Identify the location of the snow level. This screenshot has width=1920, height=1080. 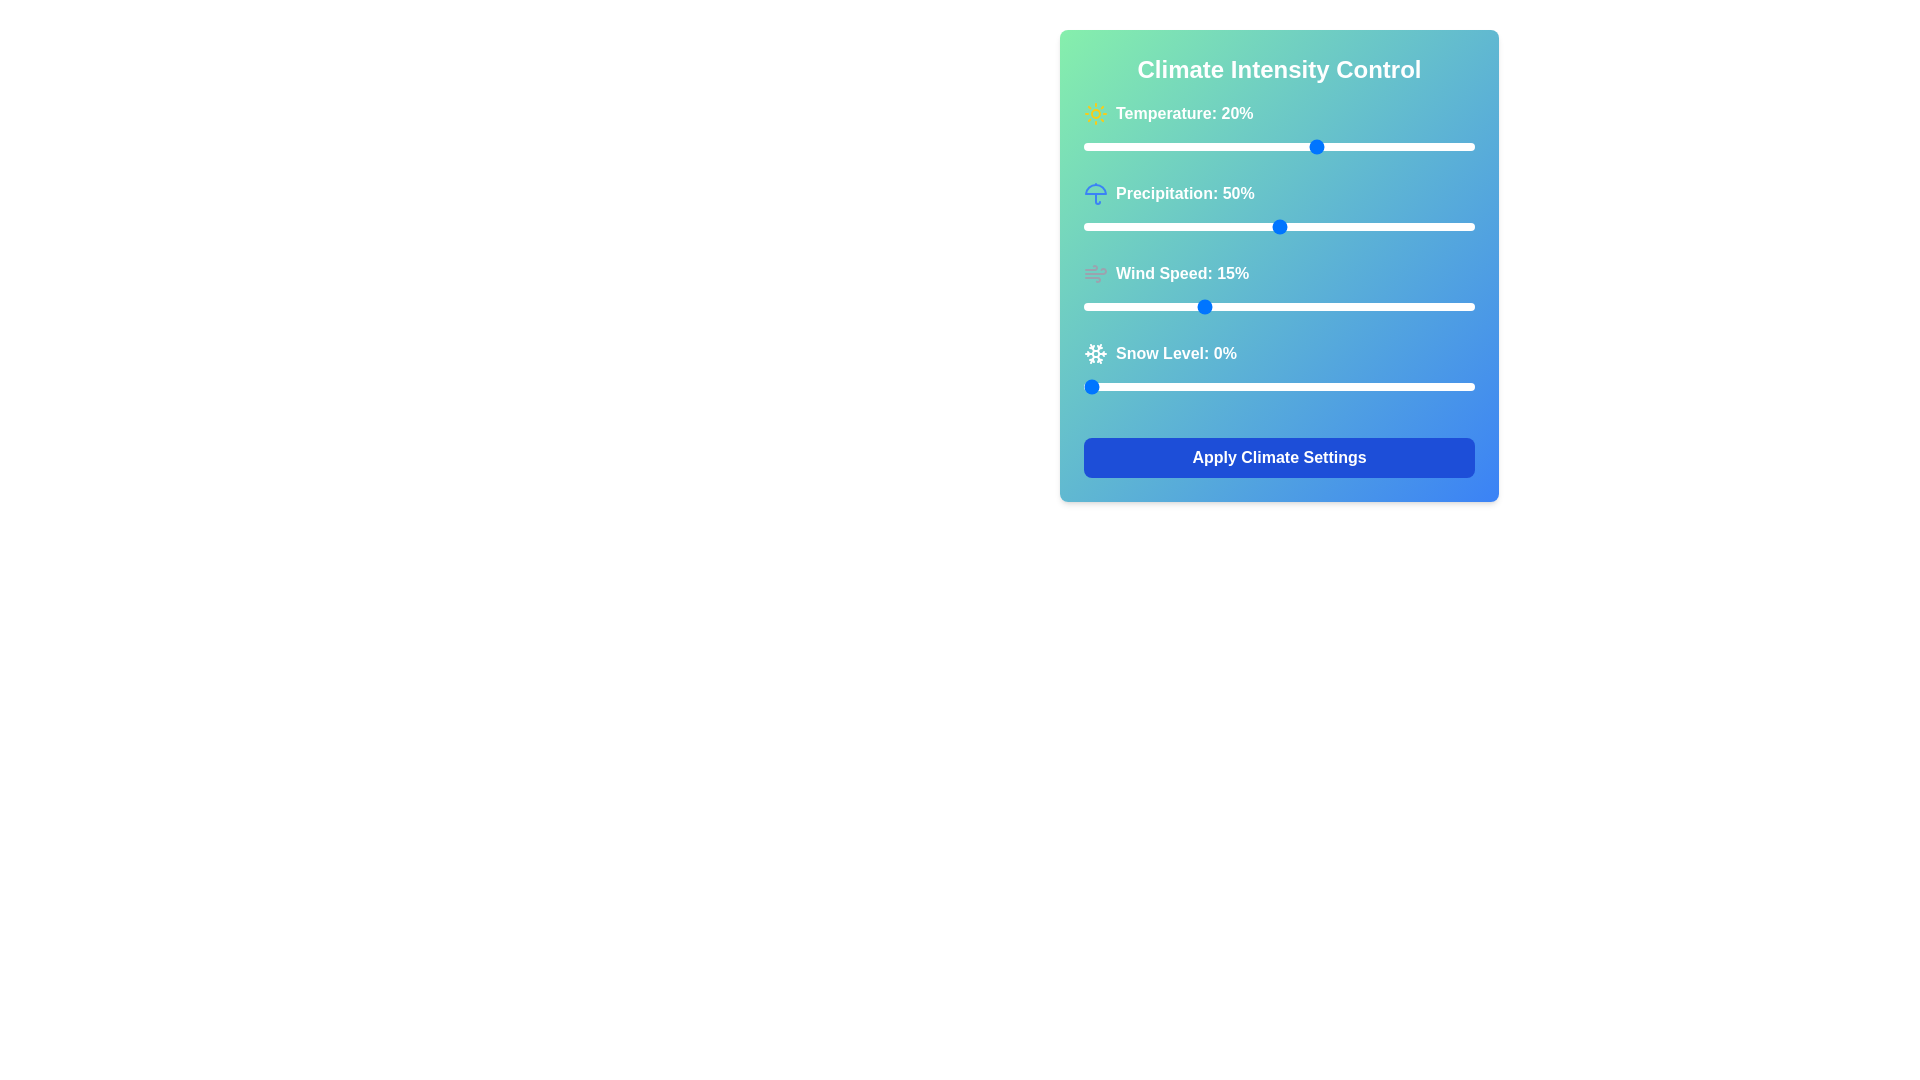
(1349, 386).